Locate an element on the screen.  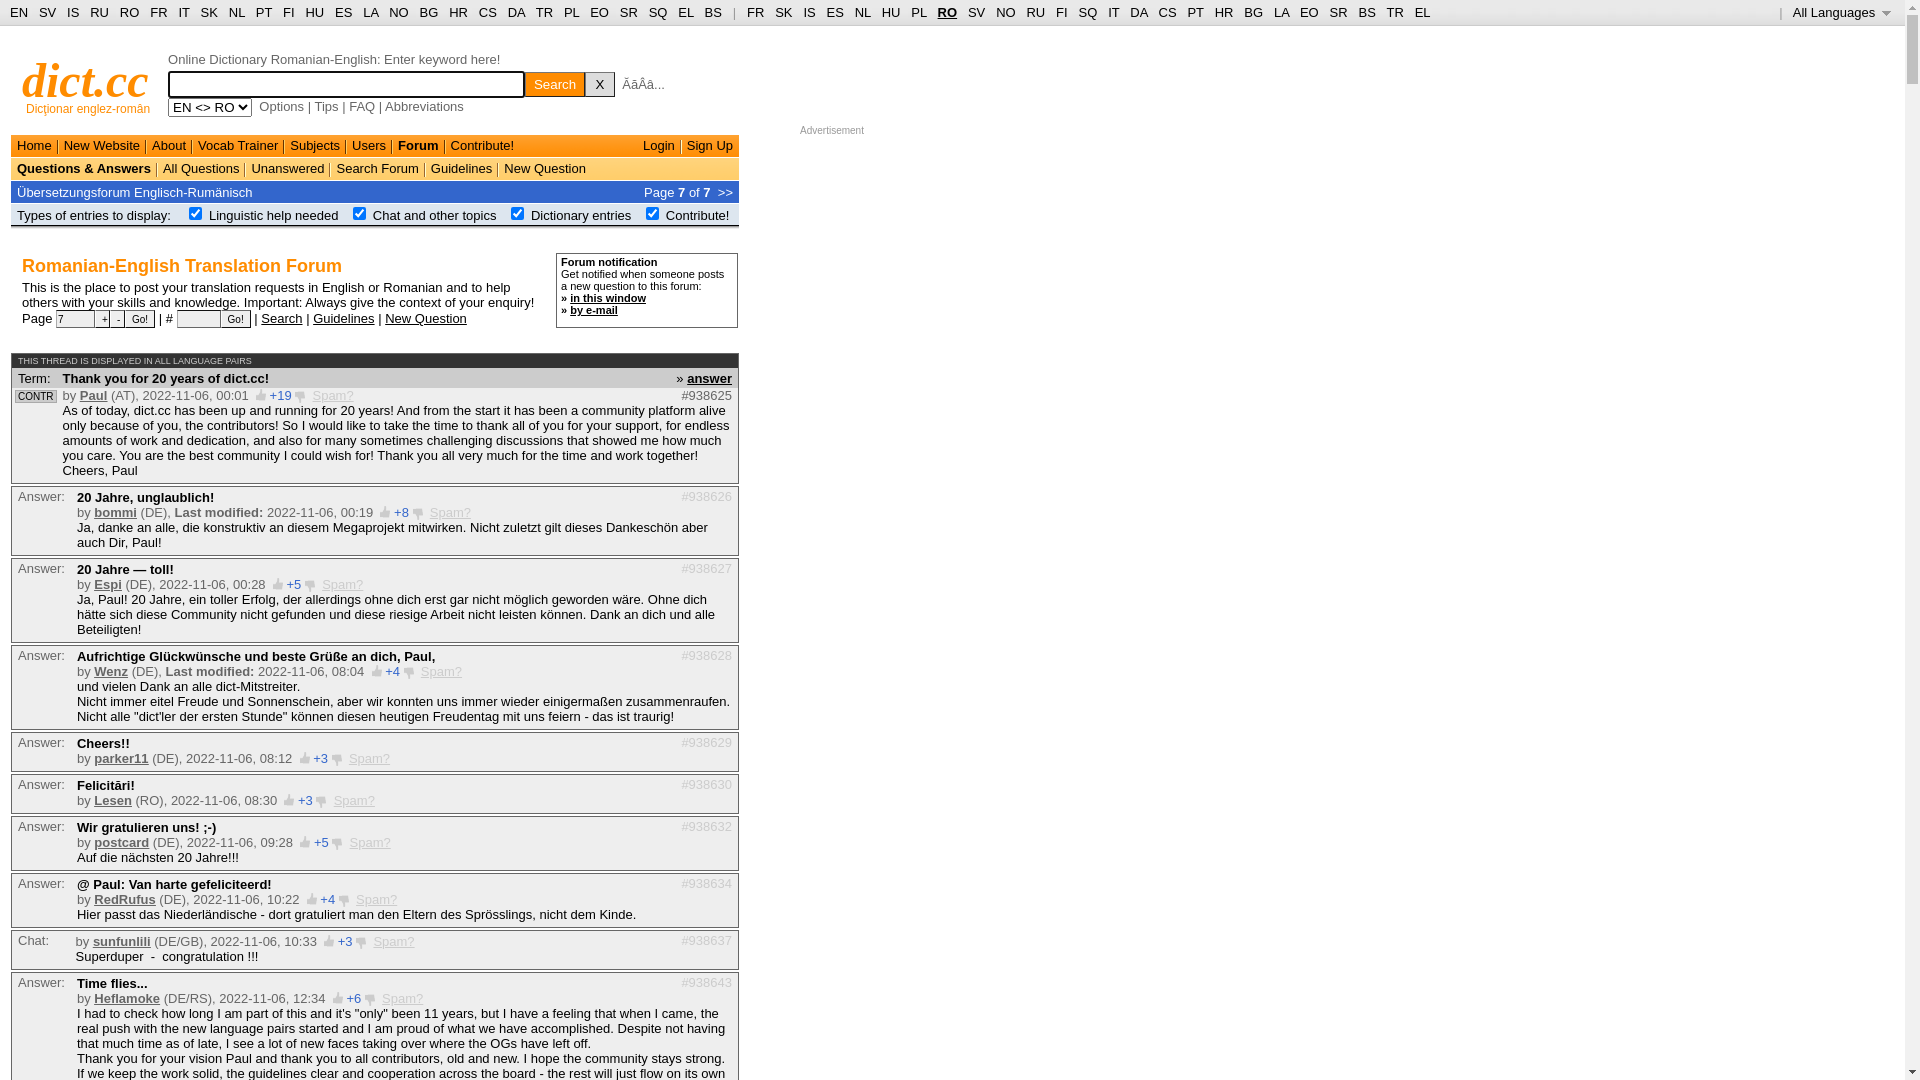
'Dictionary entries' is located at coordinates (531, 215).